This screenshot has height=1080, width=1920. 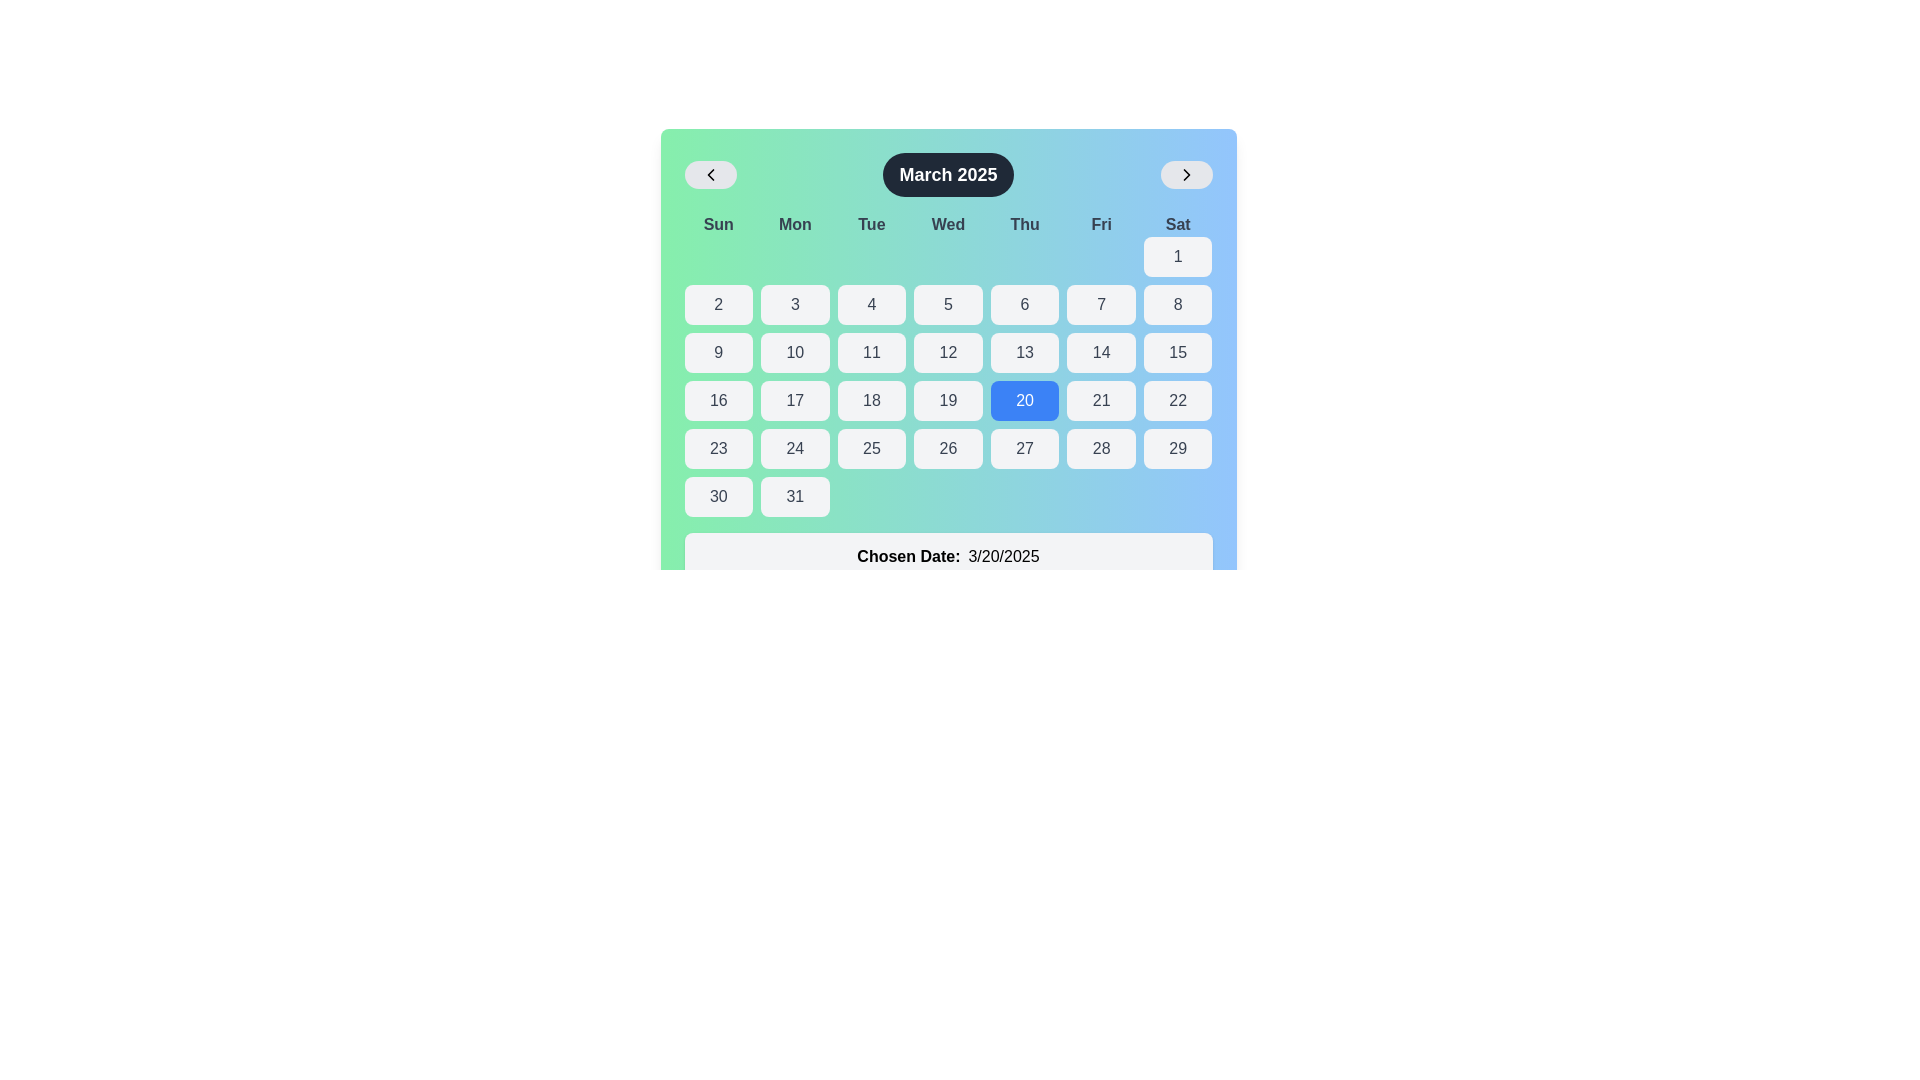 What do you see at coordinates (794, 224) in the screenshot?
I see `the Text label representing 'Monday' in the weekly calendar header, which is positioned between 'Sun' and 'Tue'` at bounding box center [794, 224].